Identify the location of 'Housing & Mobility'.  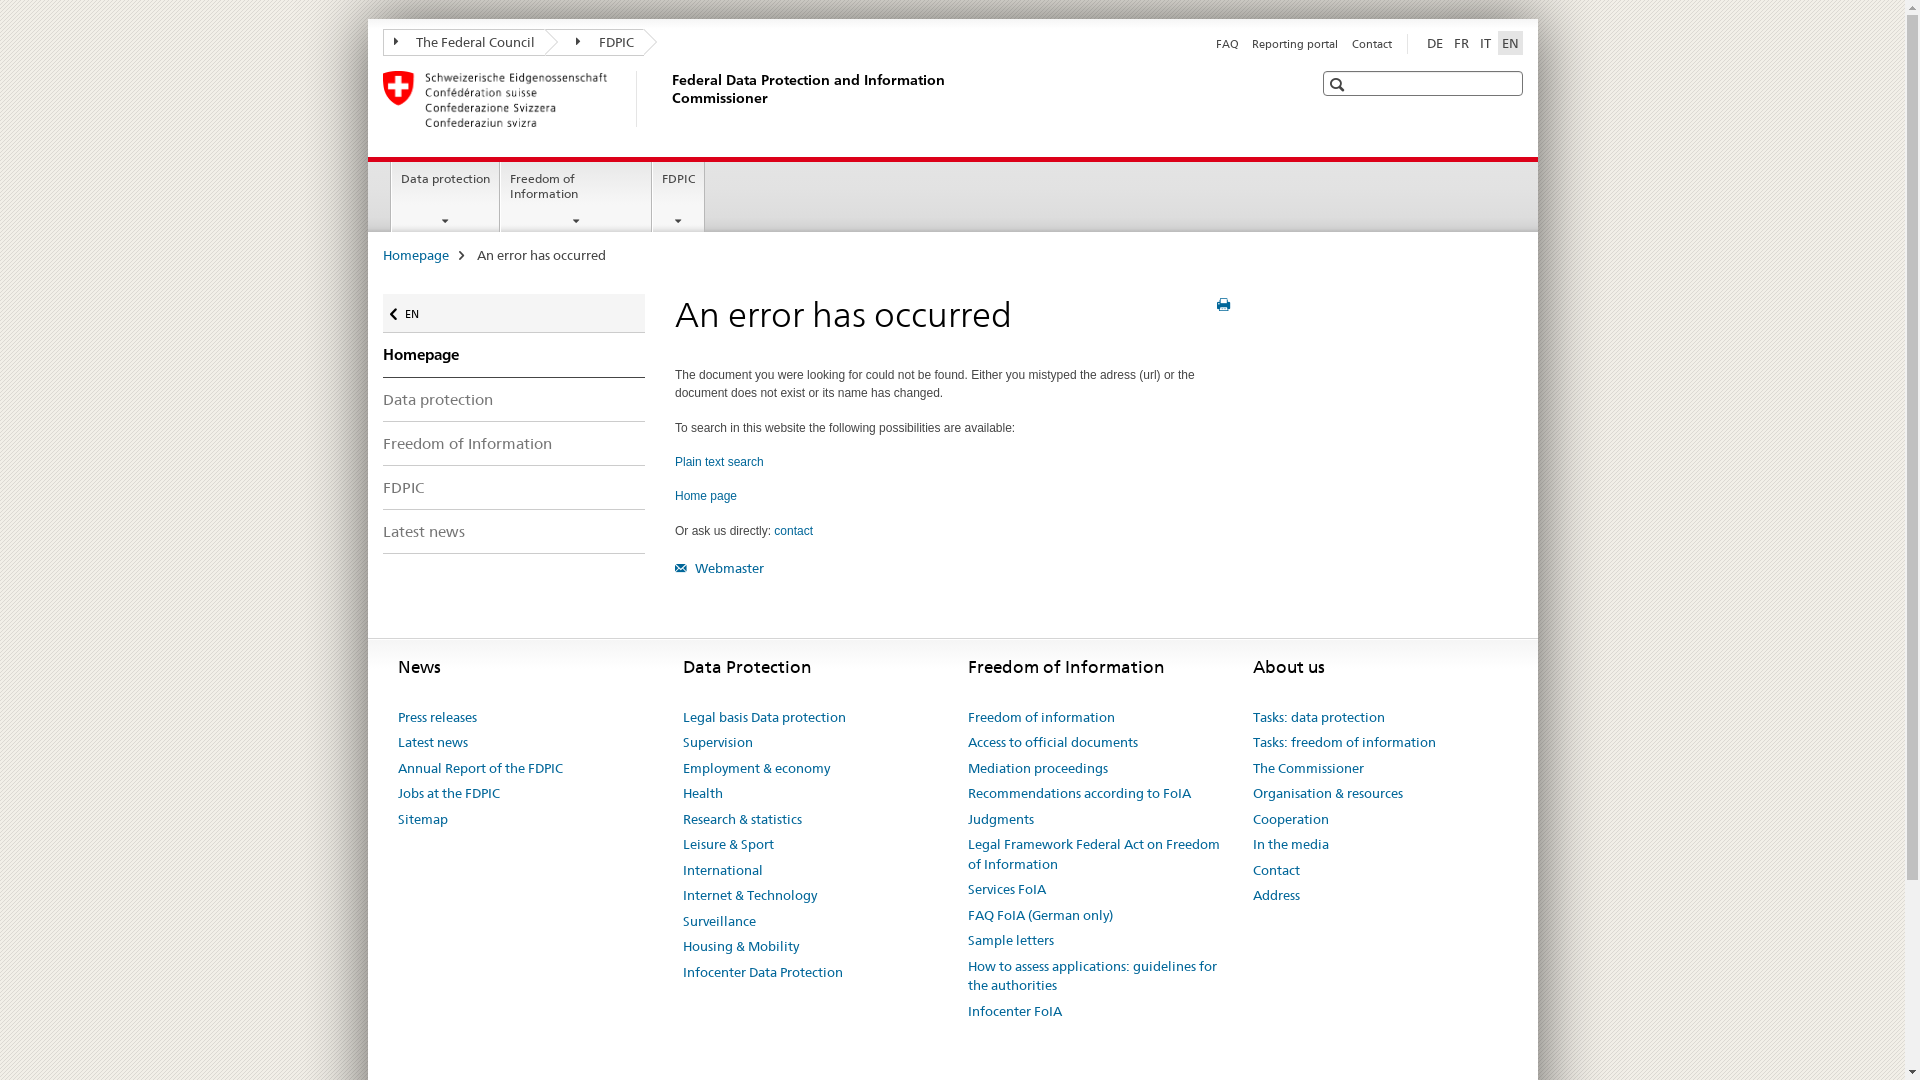
(738, 946).